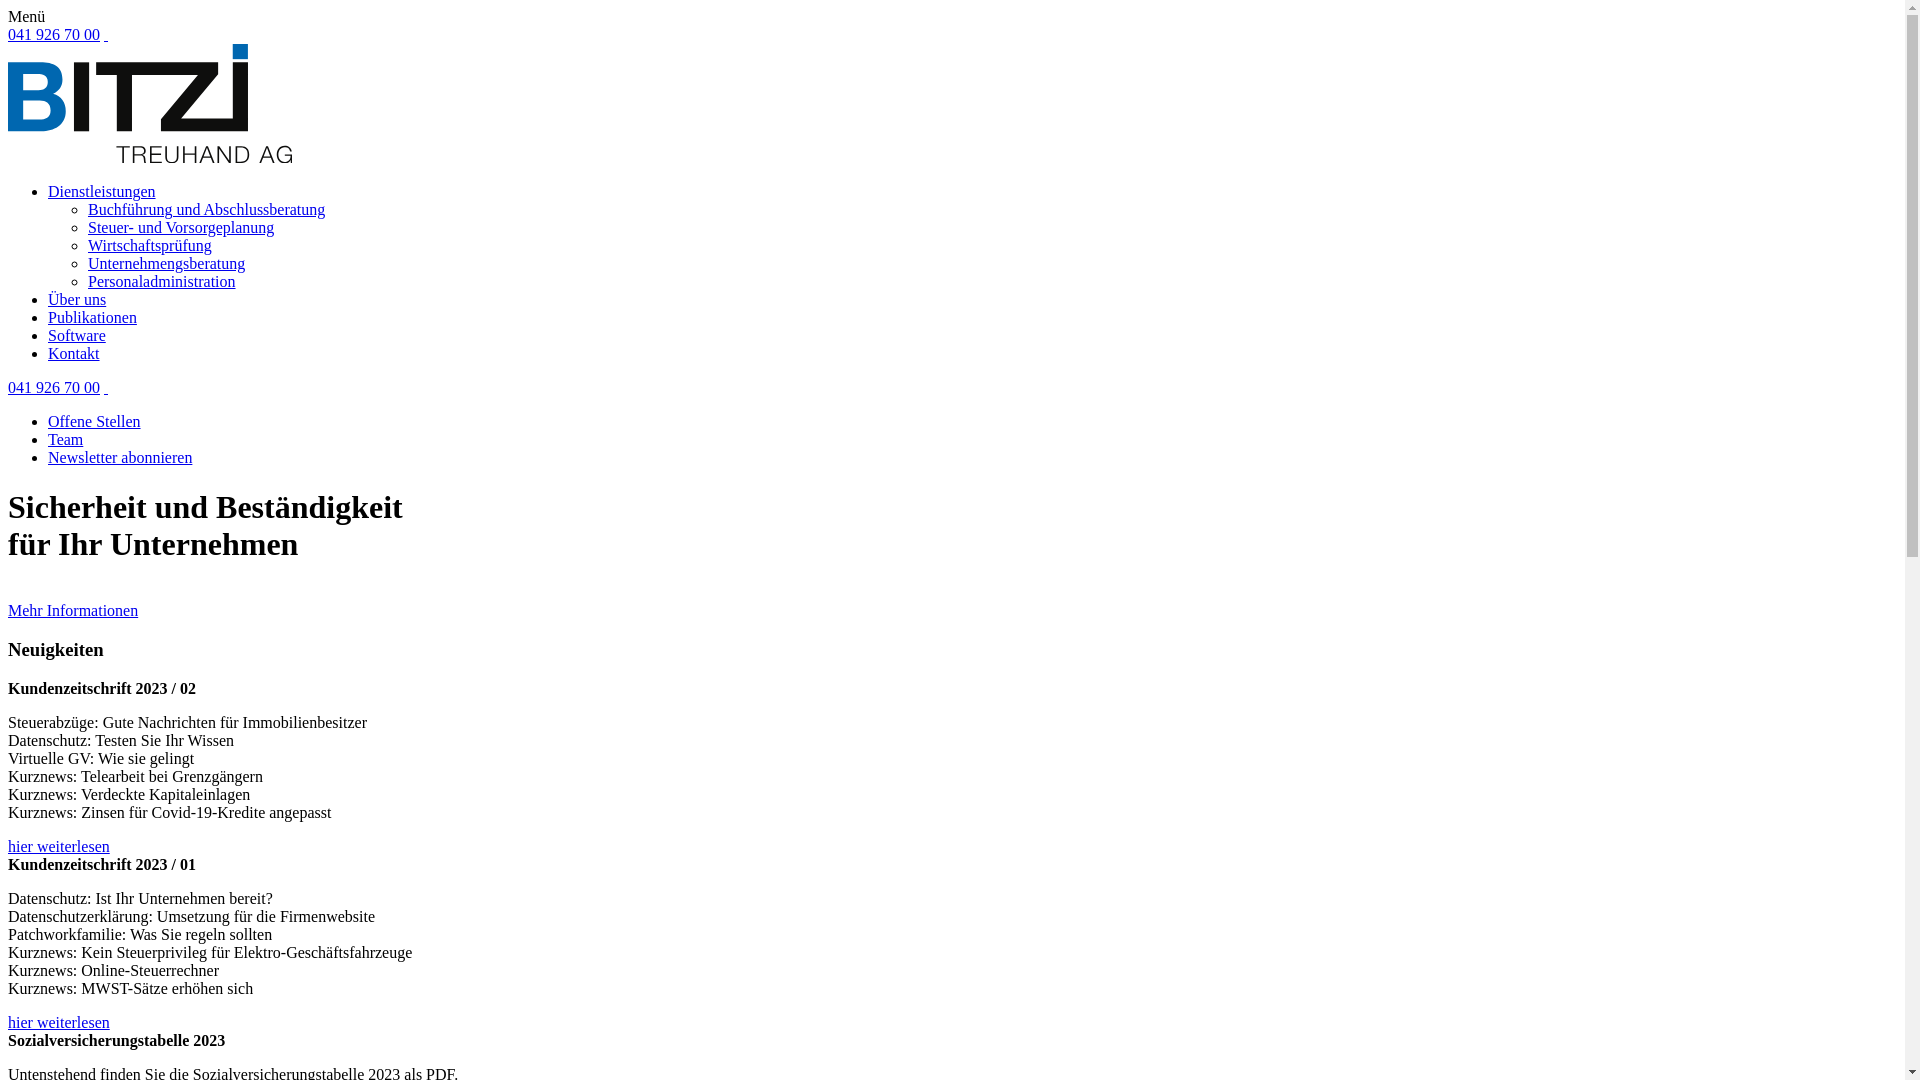 The height and width of the screenshot is (1080, 1920). What do you see at coordinates (93, 420) in the screenshot?
I see `'Offene Stellen'` at bounding box center [93, 420].